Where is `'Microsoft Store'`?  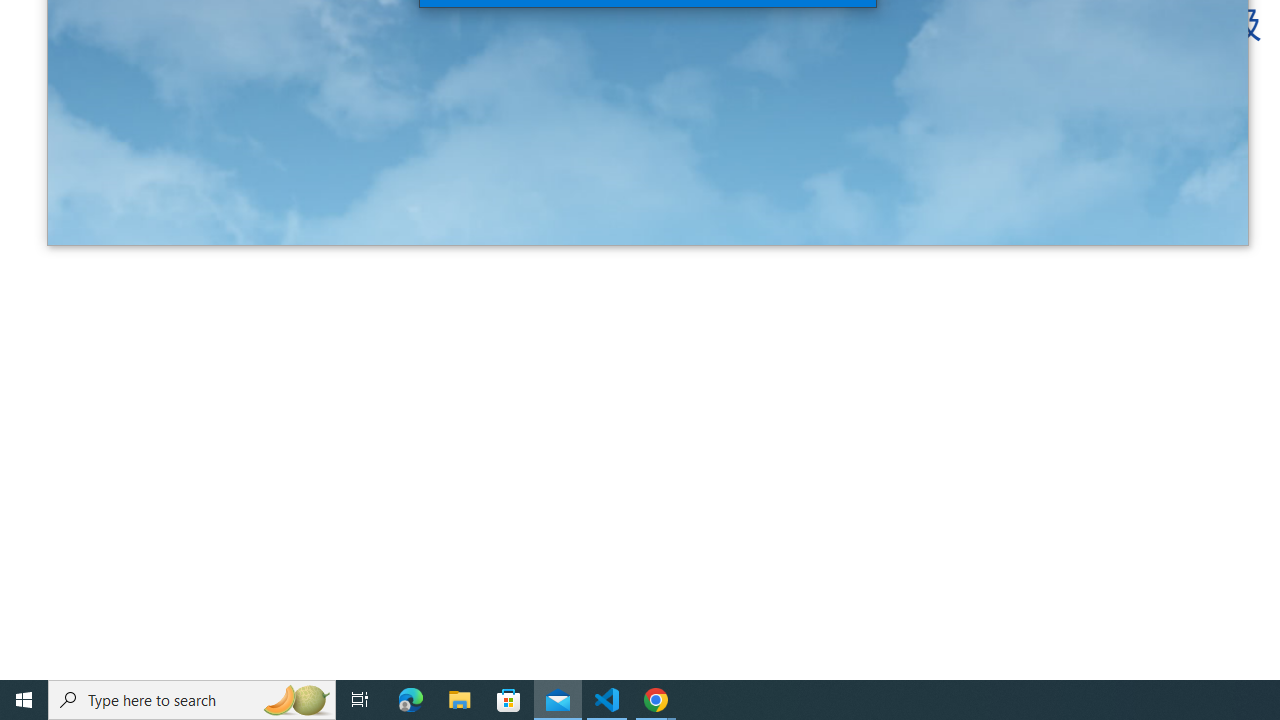 'Microsoft Store' is located at coordinates (509, 698).